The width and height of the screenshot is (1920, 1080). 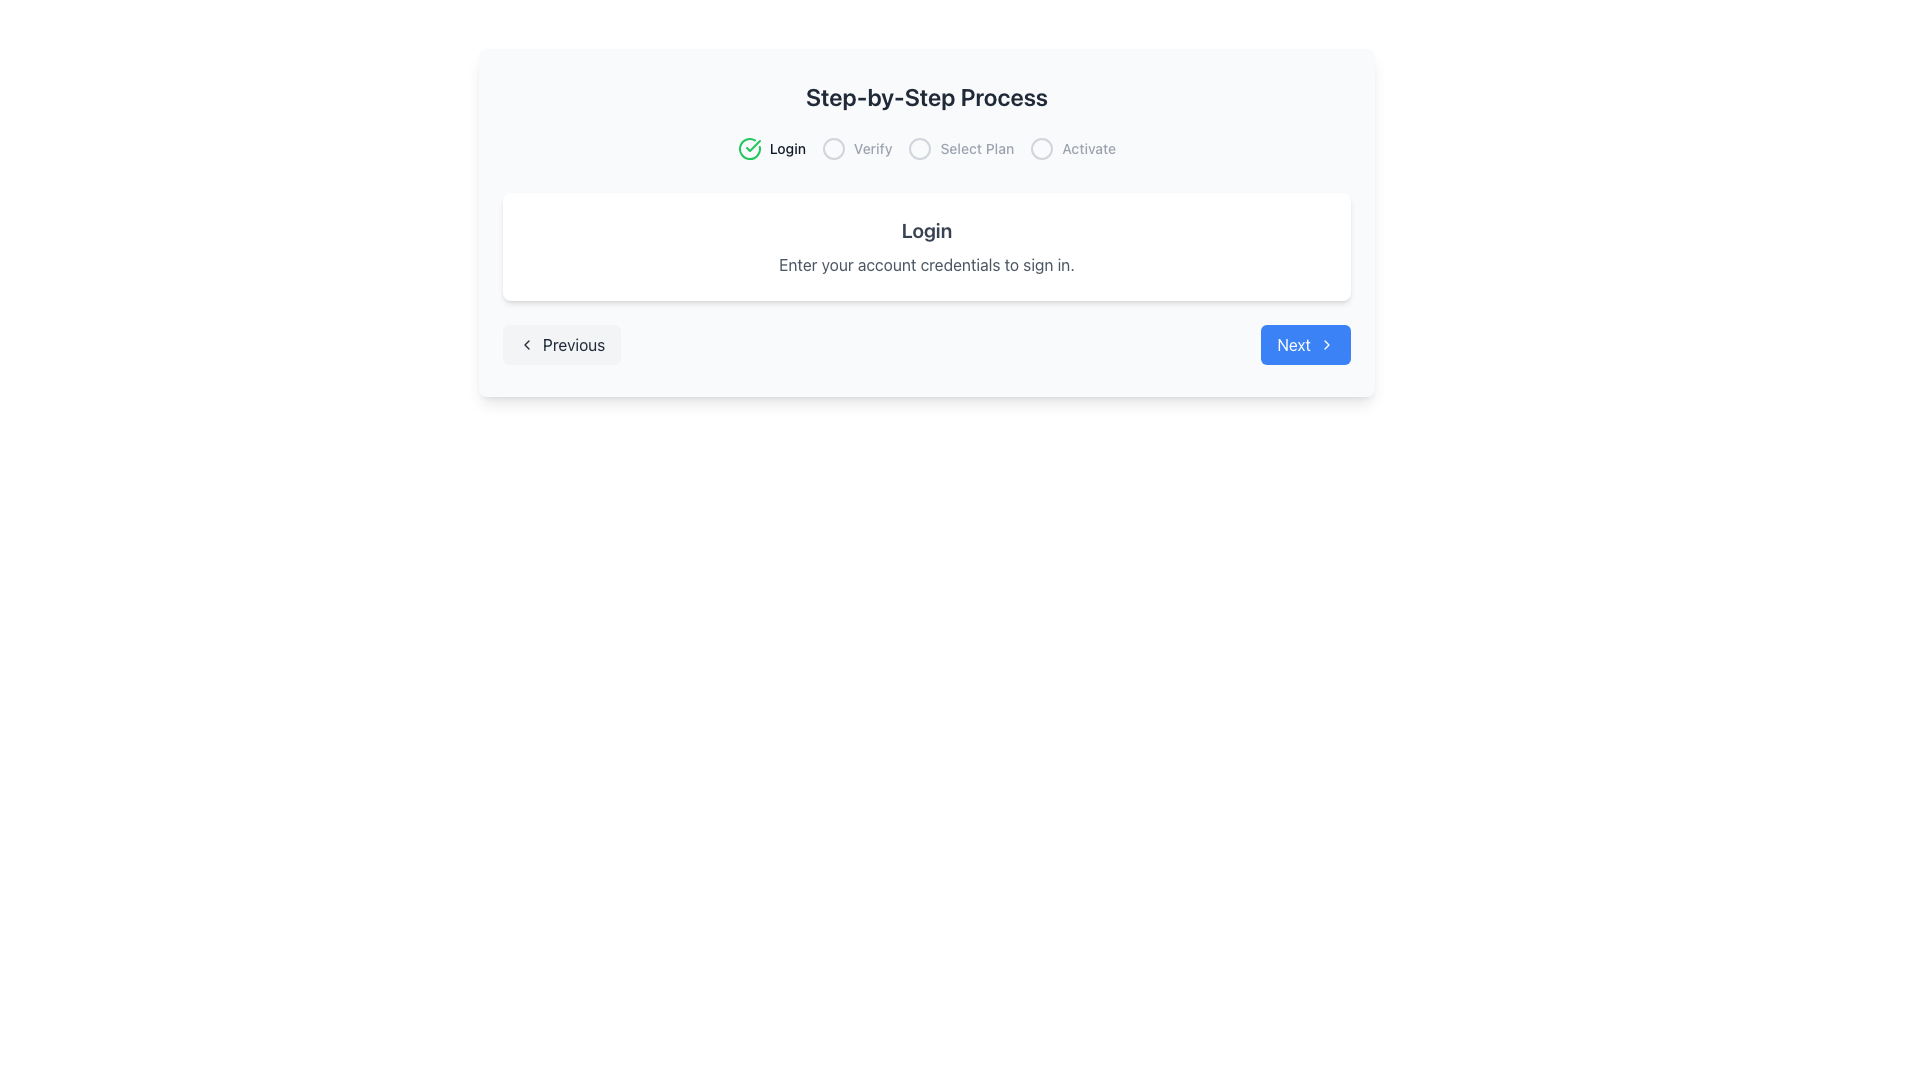 What do you see at coordinates (527, 343) in the screenshot?
I see `the left-pointing chevron icon within the 'Previous' button located at the bottom-left section of the login form` at bounding box center [527, 343].